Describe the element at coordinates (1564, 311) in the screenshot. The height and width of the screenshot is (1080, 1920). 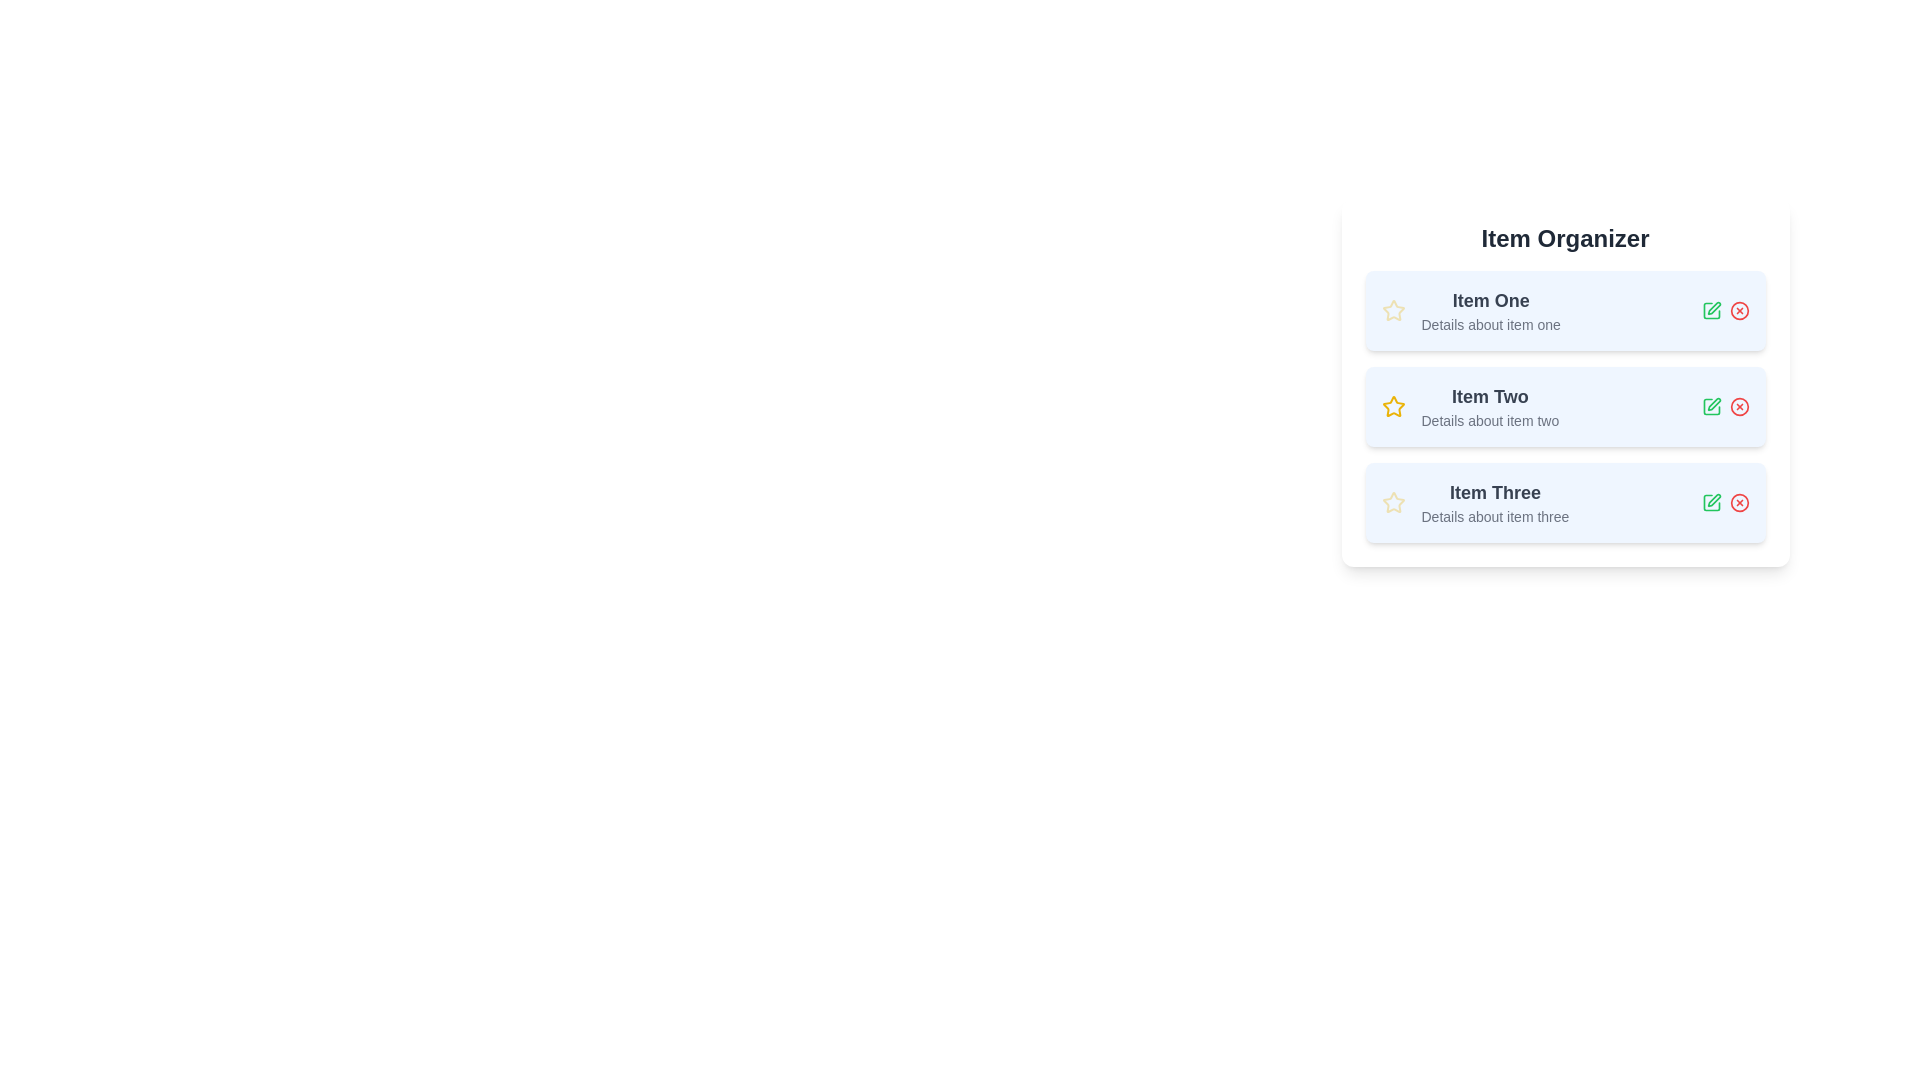
I see `the item to read its details. Specify the item number as 1` at that location.